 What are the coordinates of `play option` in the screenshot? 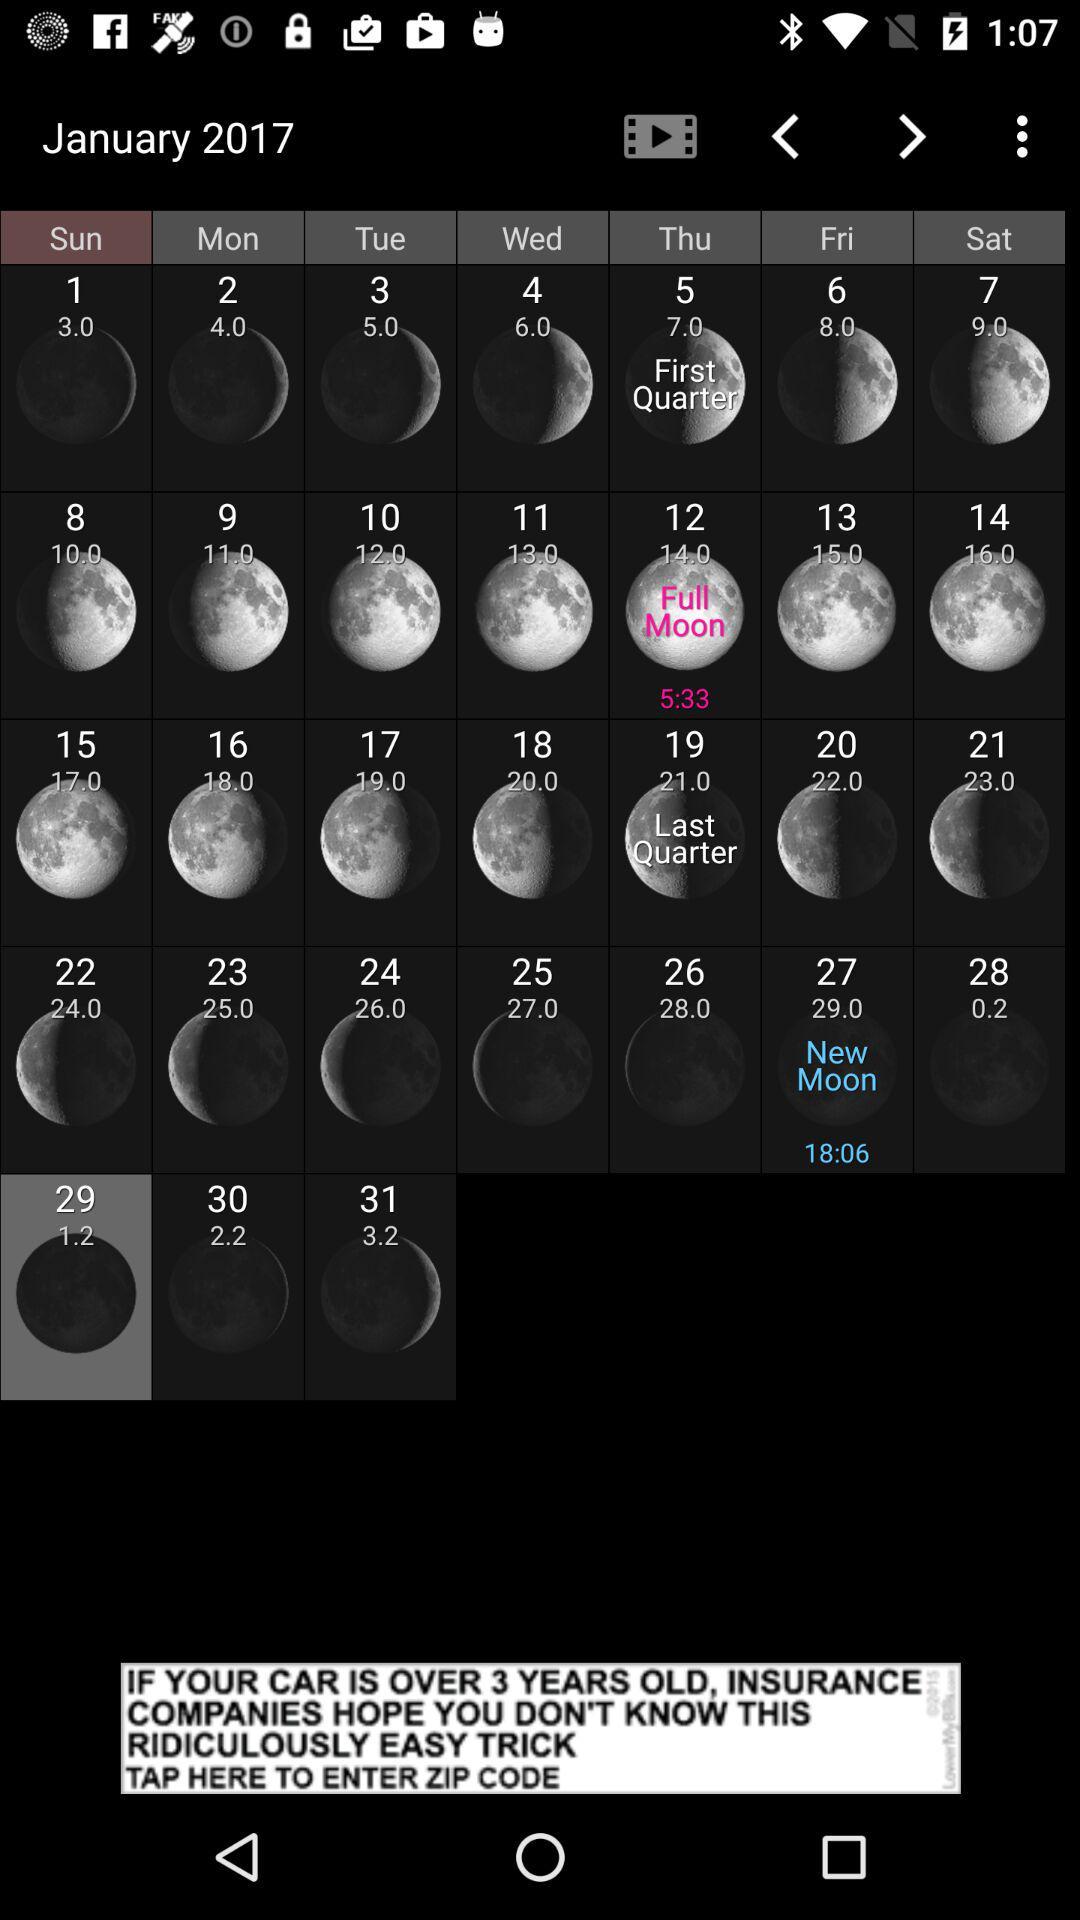 It's located at (659, 135).